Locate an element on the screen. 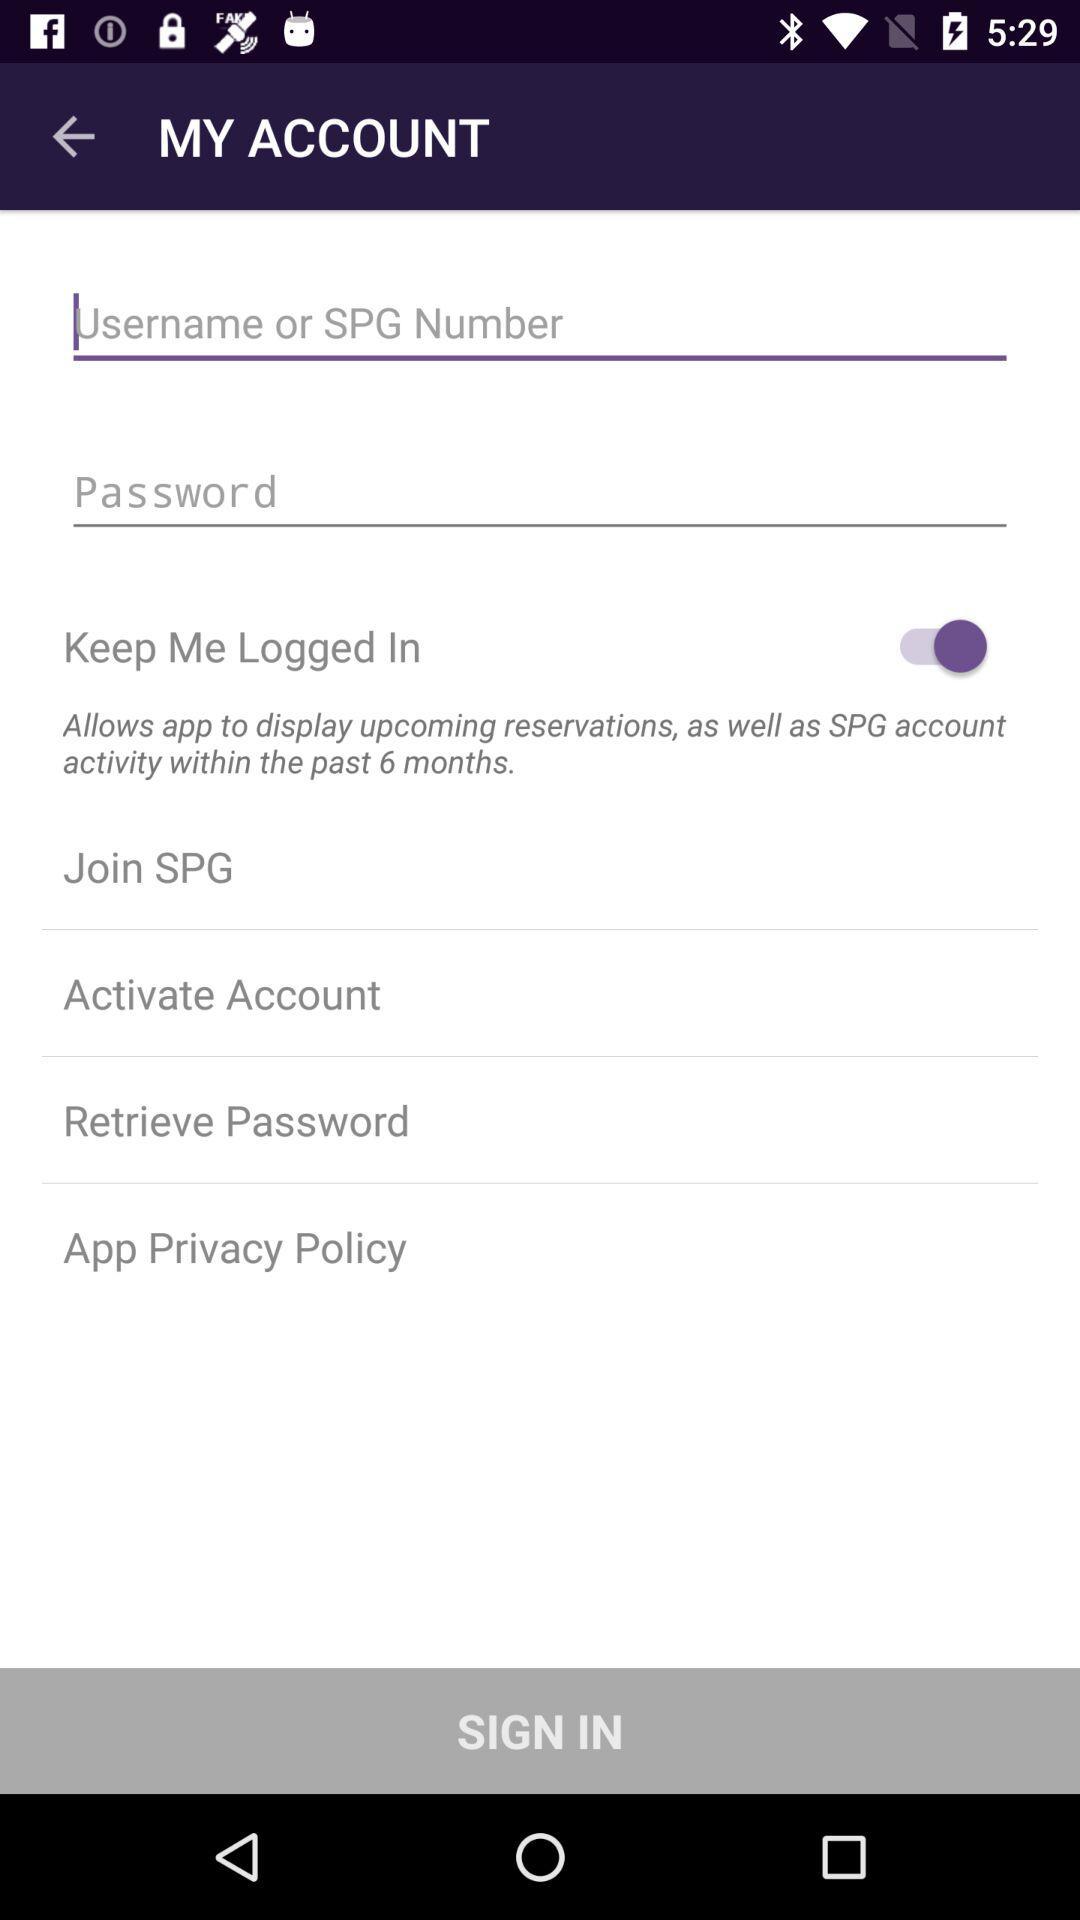 The height and width of the screenshot is (1920, 1080). icon below the app privacy policy icon is located at coordinates (540, 1730).